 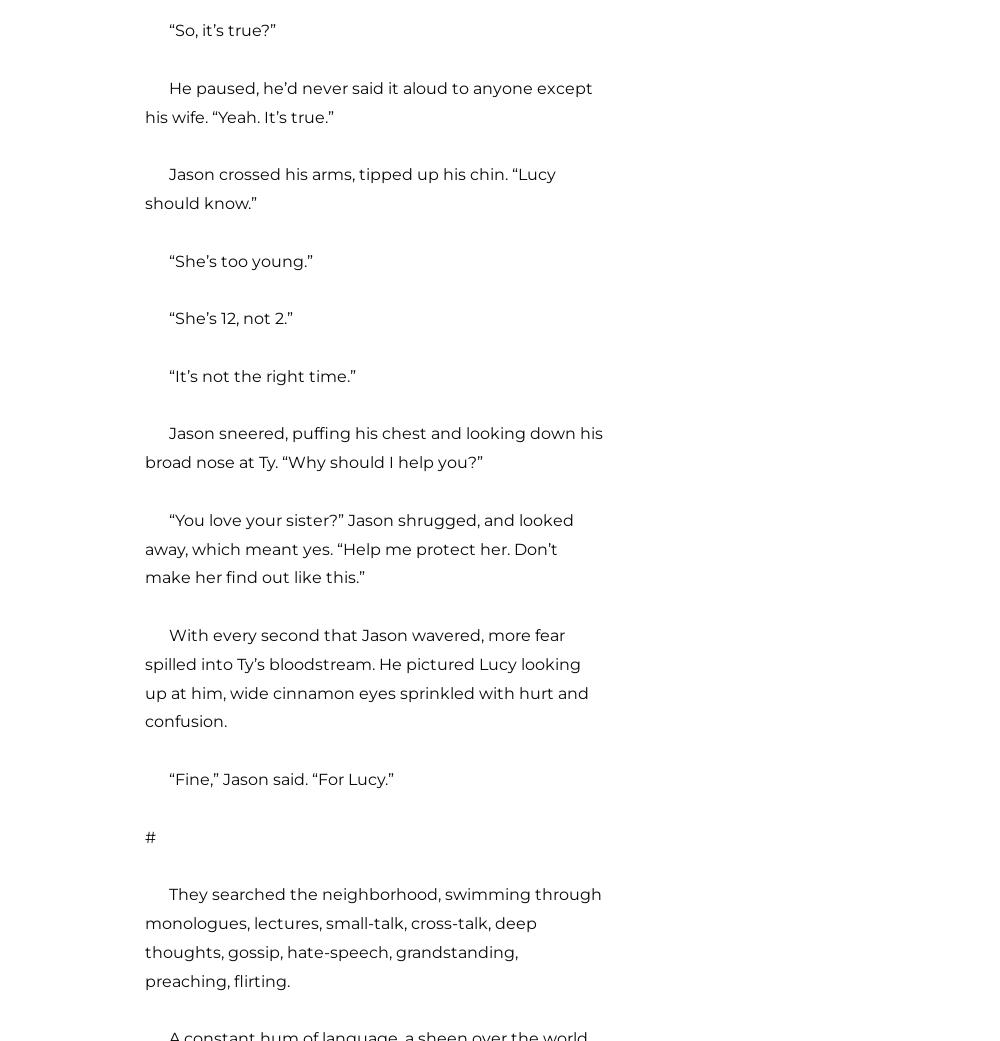 What do you see at coordinates (150, 835) in the screenshot?
I see `'#'` at bounding box center [150, 835].